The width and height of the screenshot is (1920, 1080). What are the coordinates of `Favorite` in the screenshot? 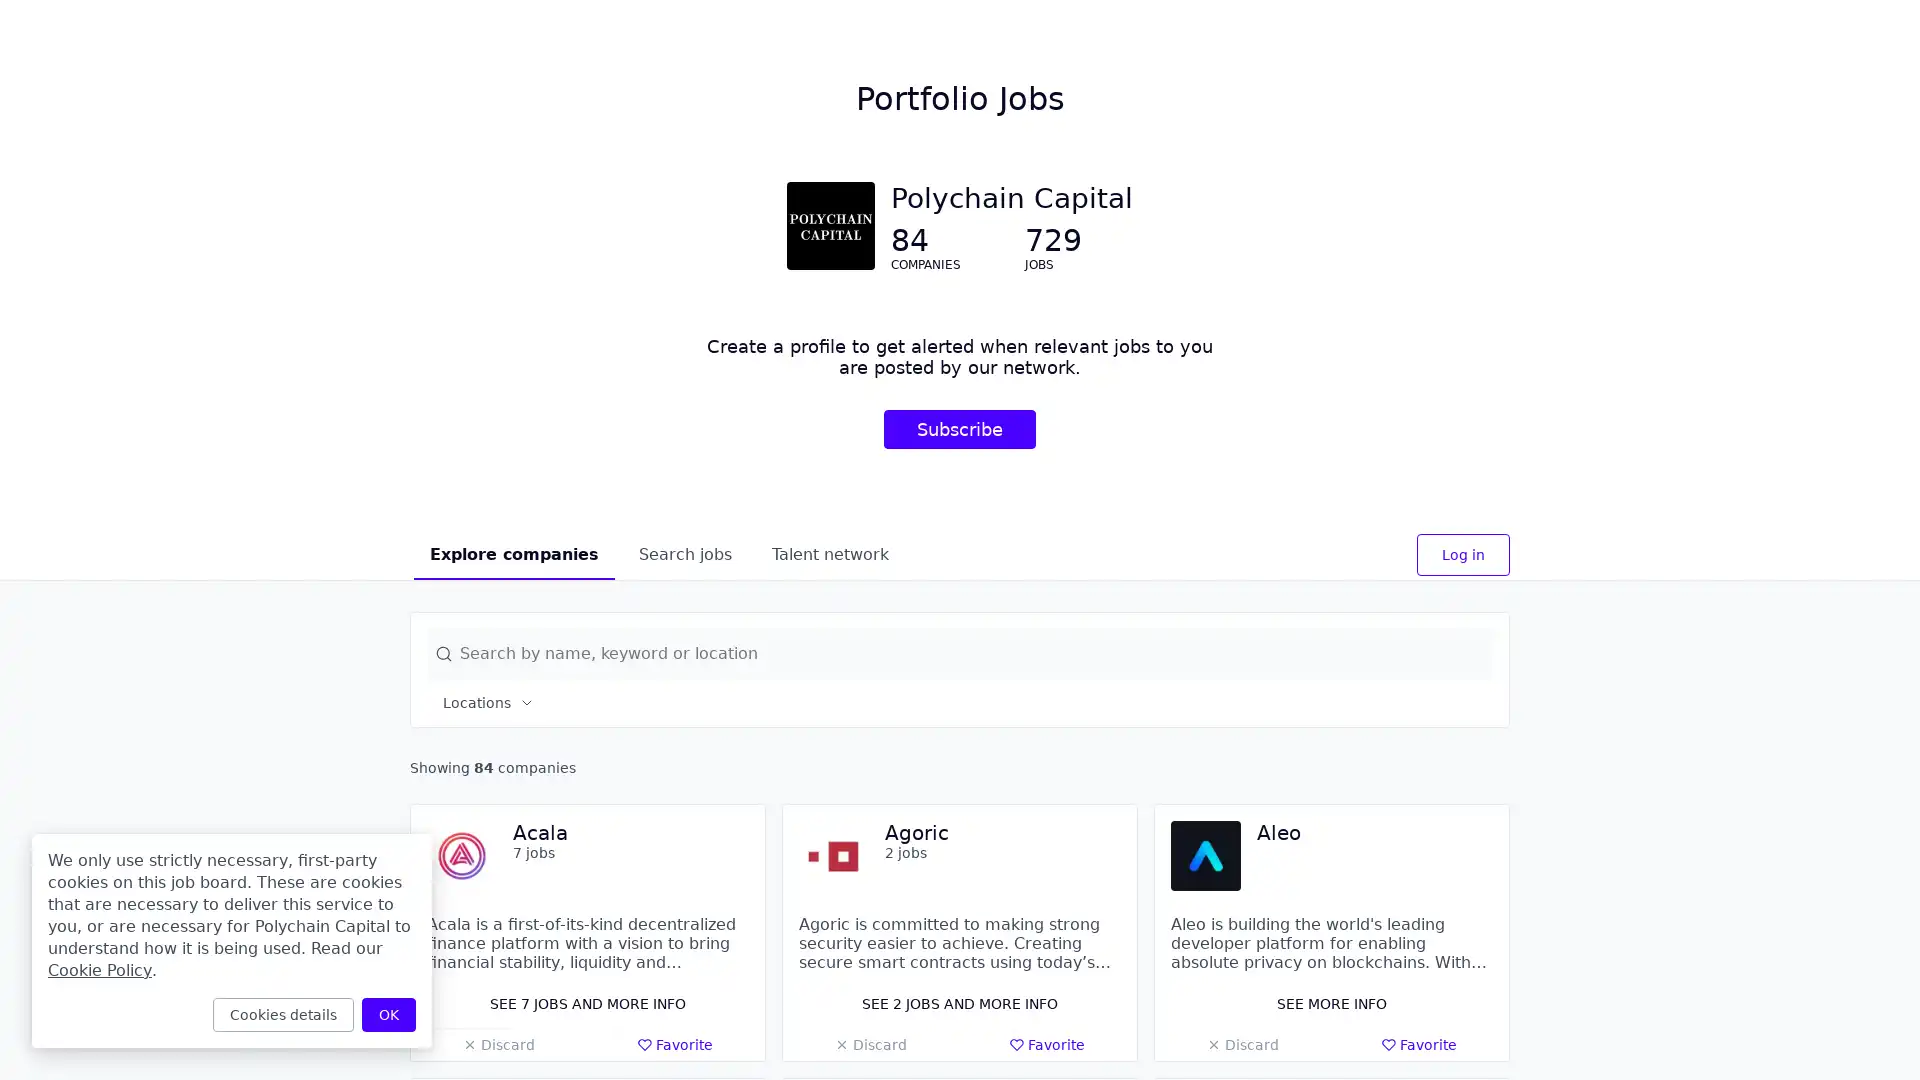 It's located at (1418, 1044).